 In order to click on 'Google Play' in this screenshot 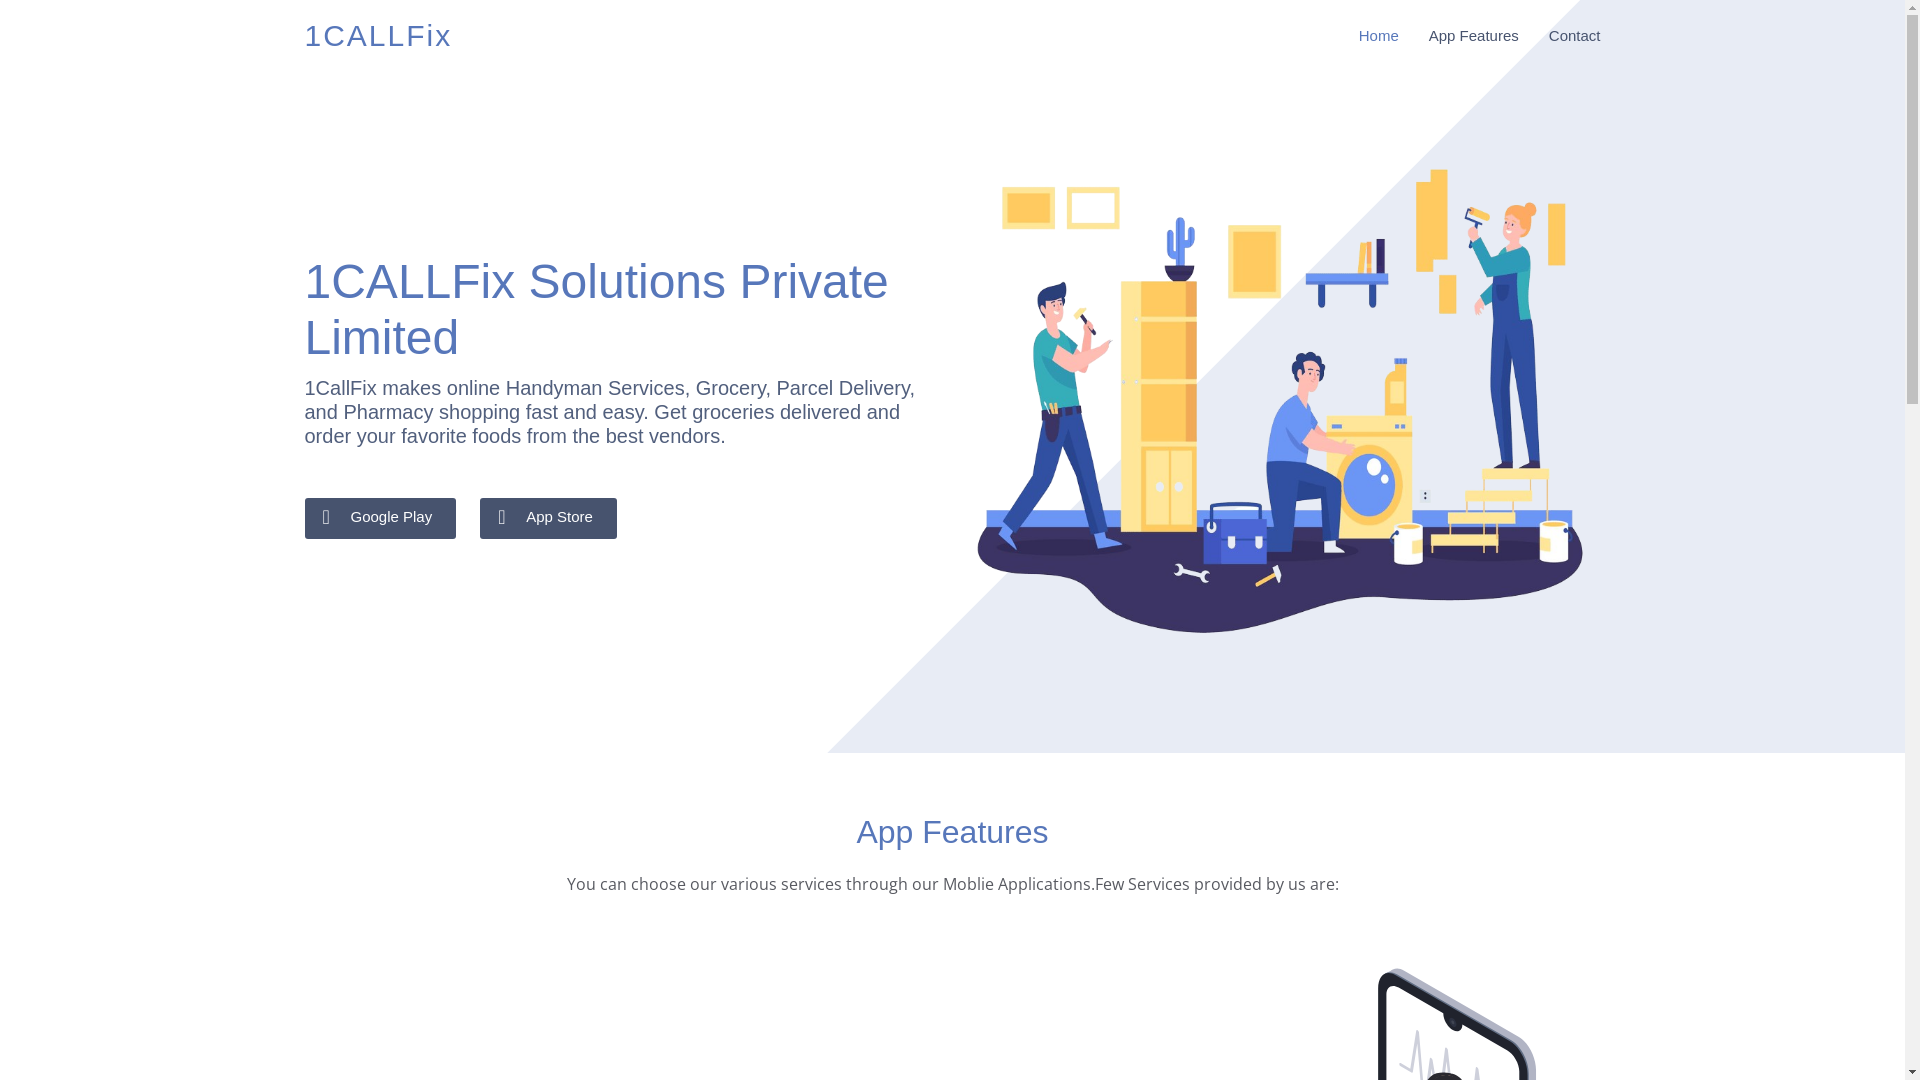, I will do `click(379, 517)`.